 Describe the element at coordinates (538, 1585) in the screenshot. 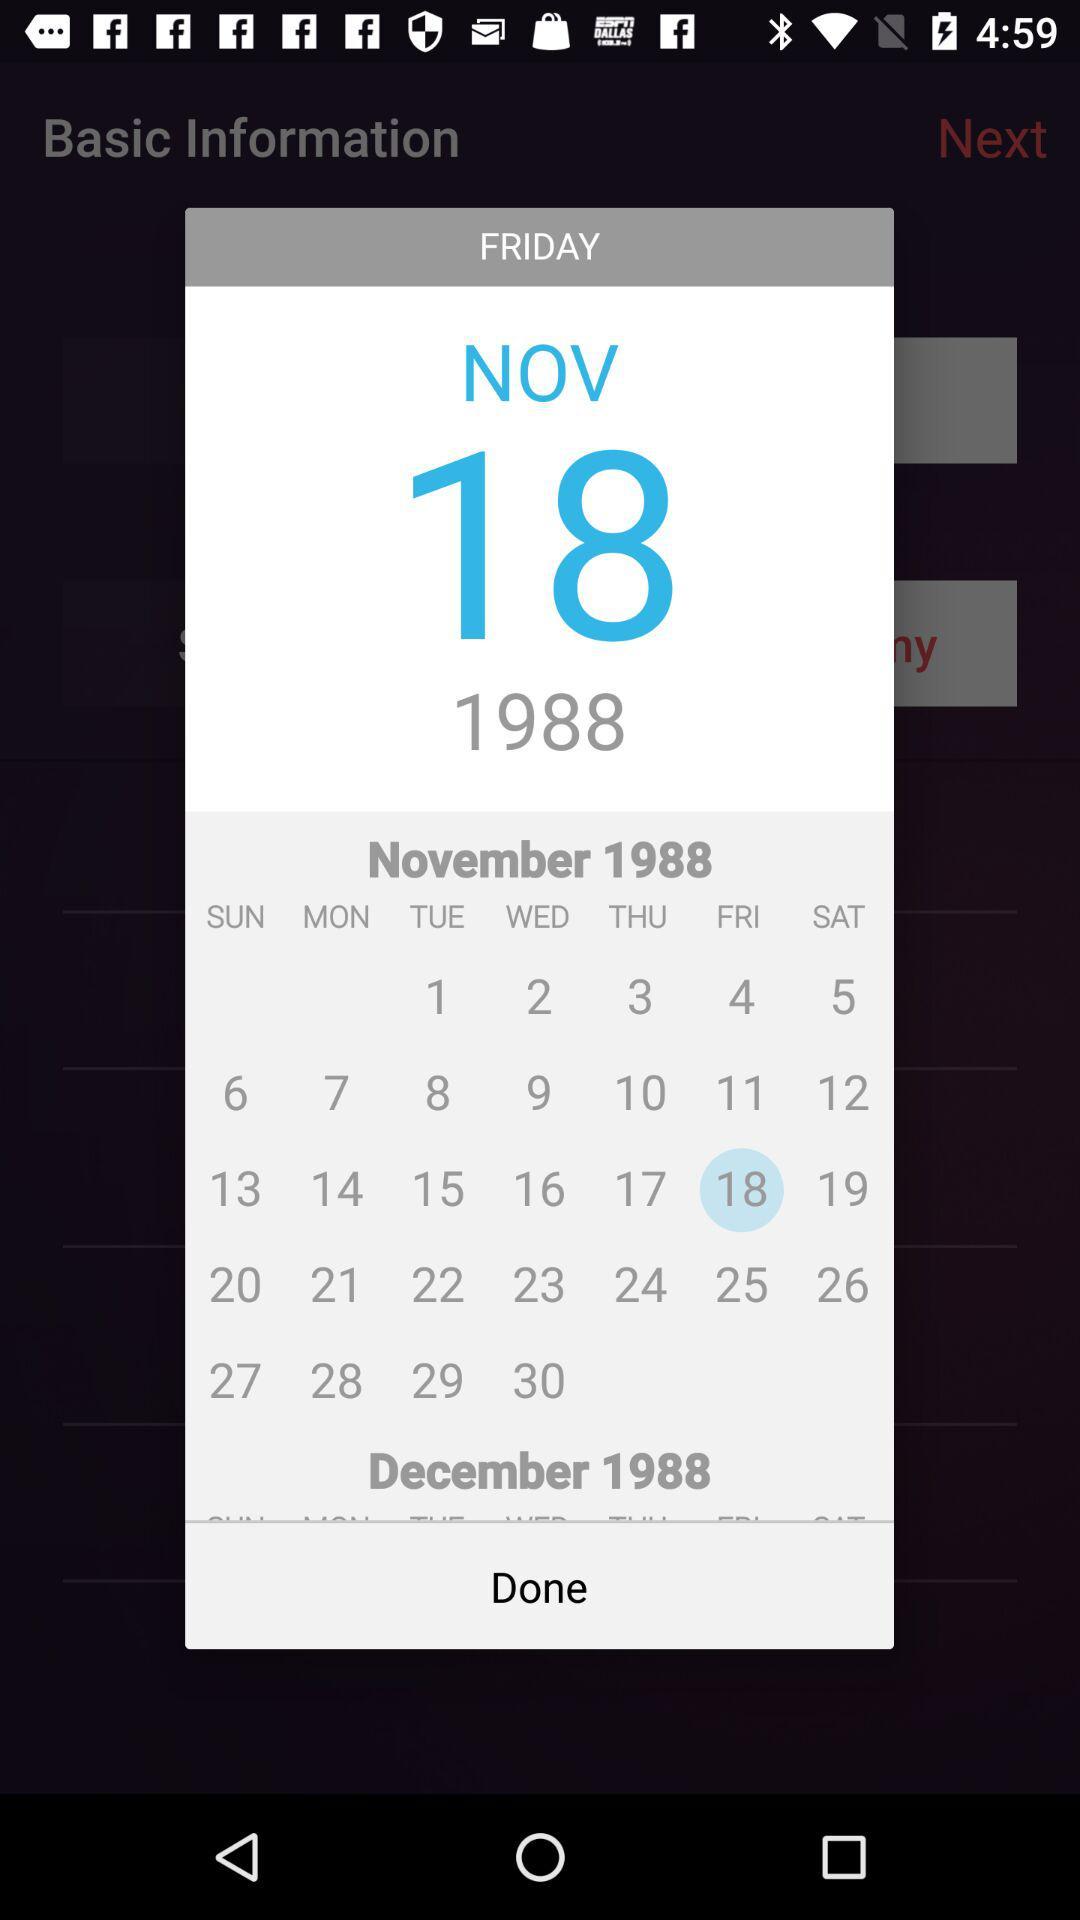

I see `the done icon` at that location.